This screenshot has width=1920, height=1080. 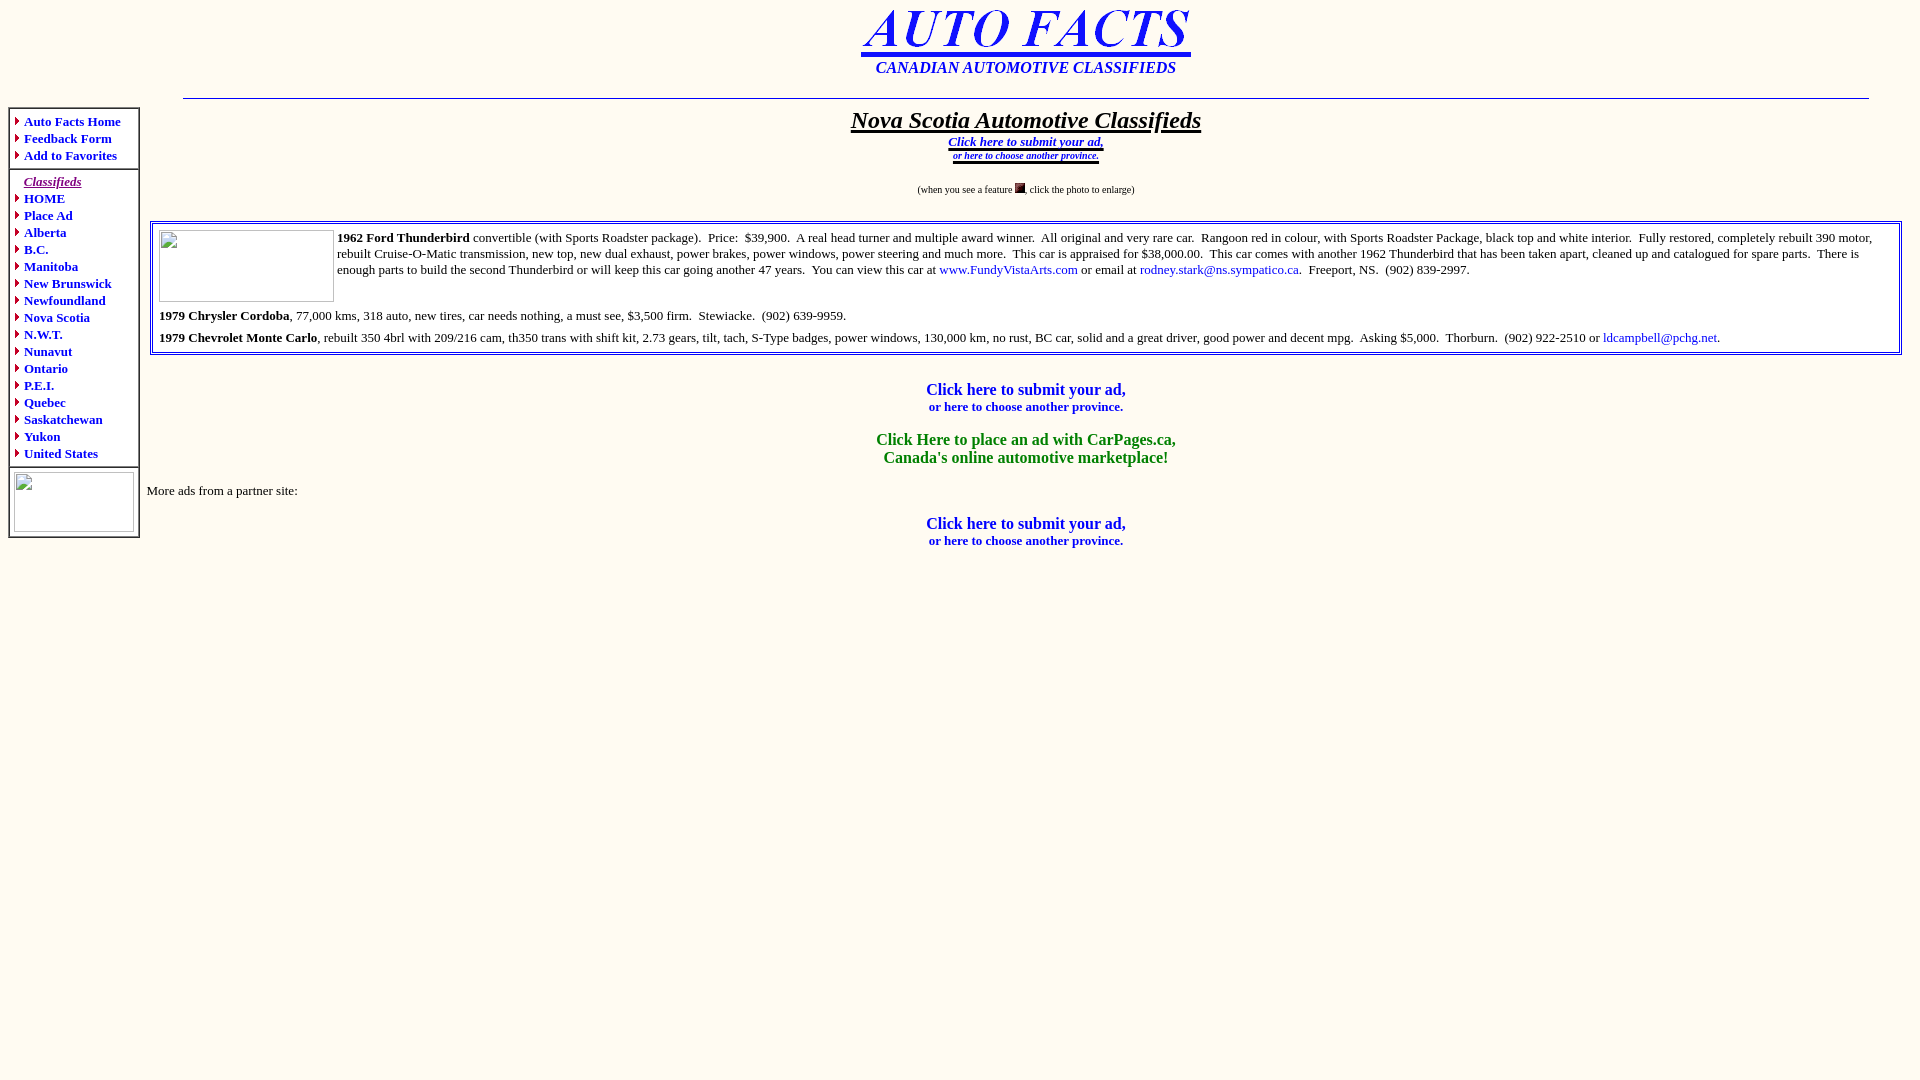 I want to click on 'New Brunswick', so click(x=62, y=283).